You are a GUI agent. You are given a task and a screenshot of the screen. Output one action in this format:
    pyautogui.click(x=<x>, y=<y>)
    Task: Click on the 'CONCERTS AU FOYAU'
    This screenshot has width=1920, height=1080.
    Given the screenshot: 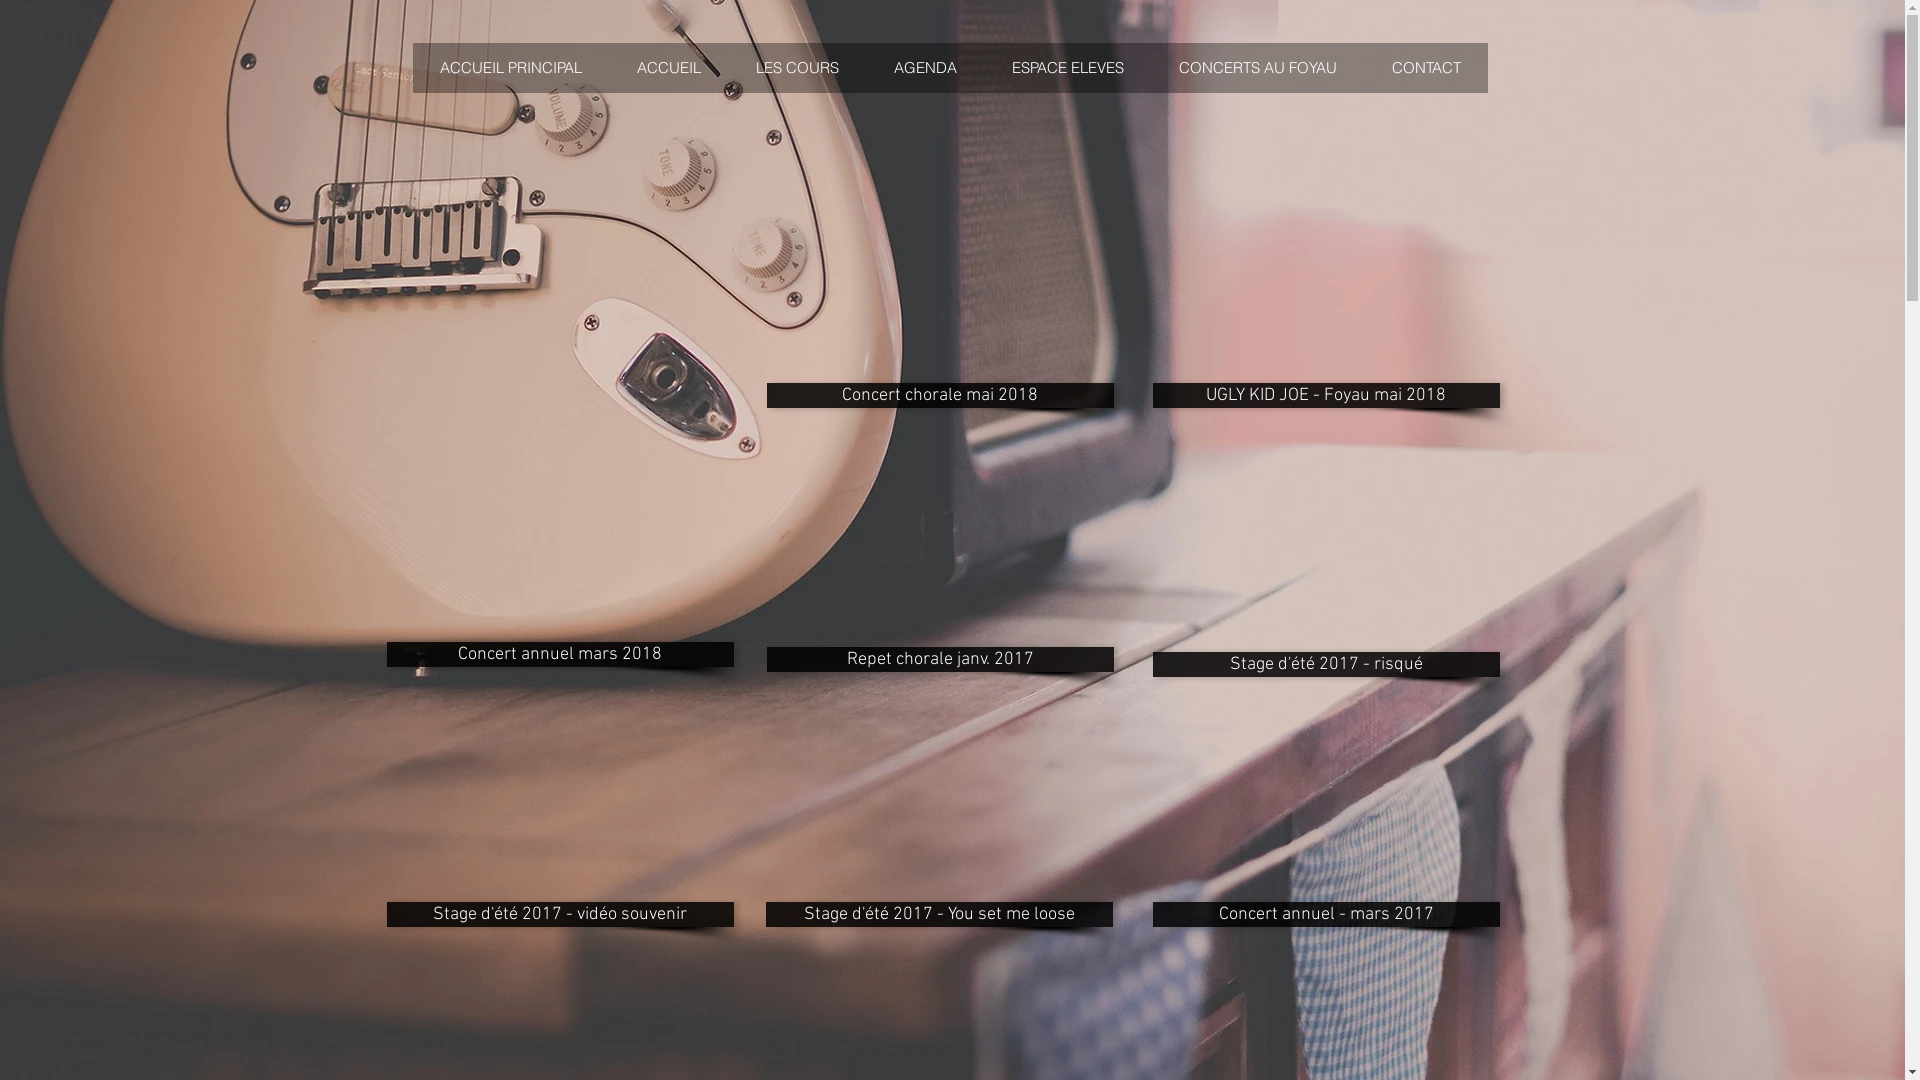 What is the action you would take?
    pyautogui.click(x=1255, y=67)
    